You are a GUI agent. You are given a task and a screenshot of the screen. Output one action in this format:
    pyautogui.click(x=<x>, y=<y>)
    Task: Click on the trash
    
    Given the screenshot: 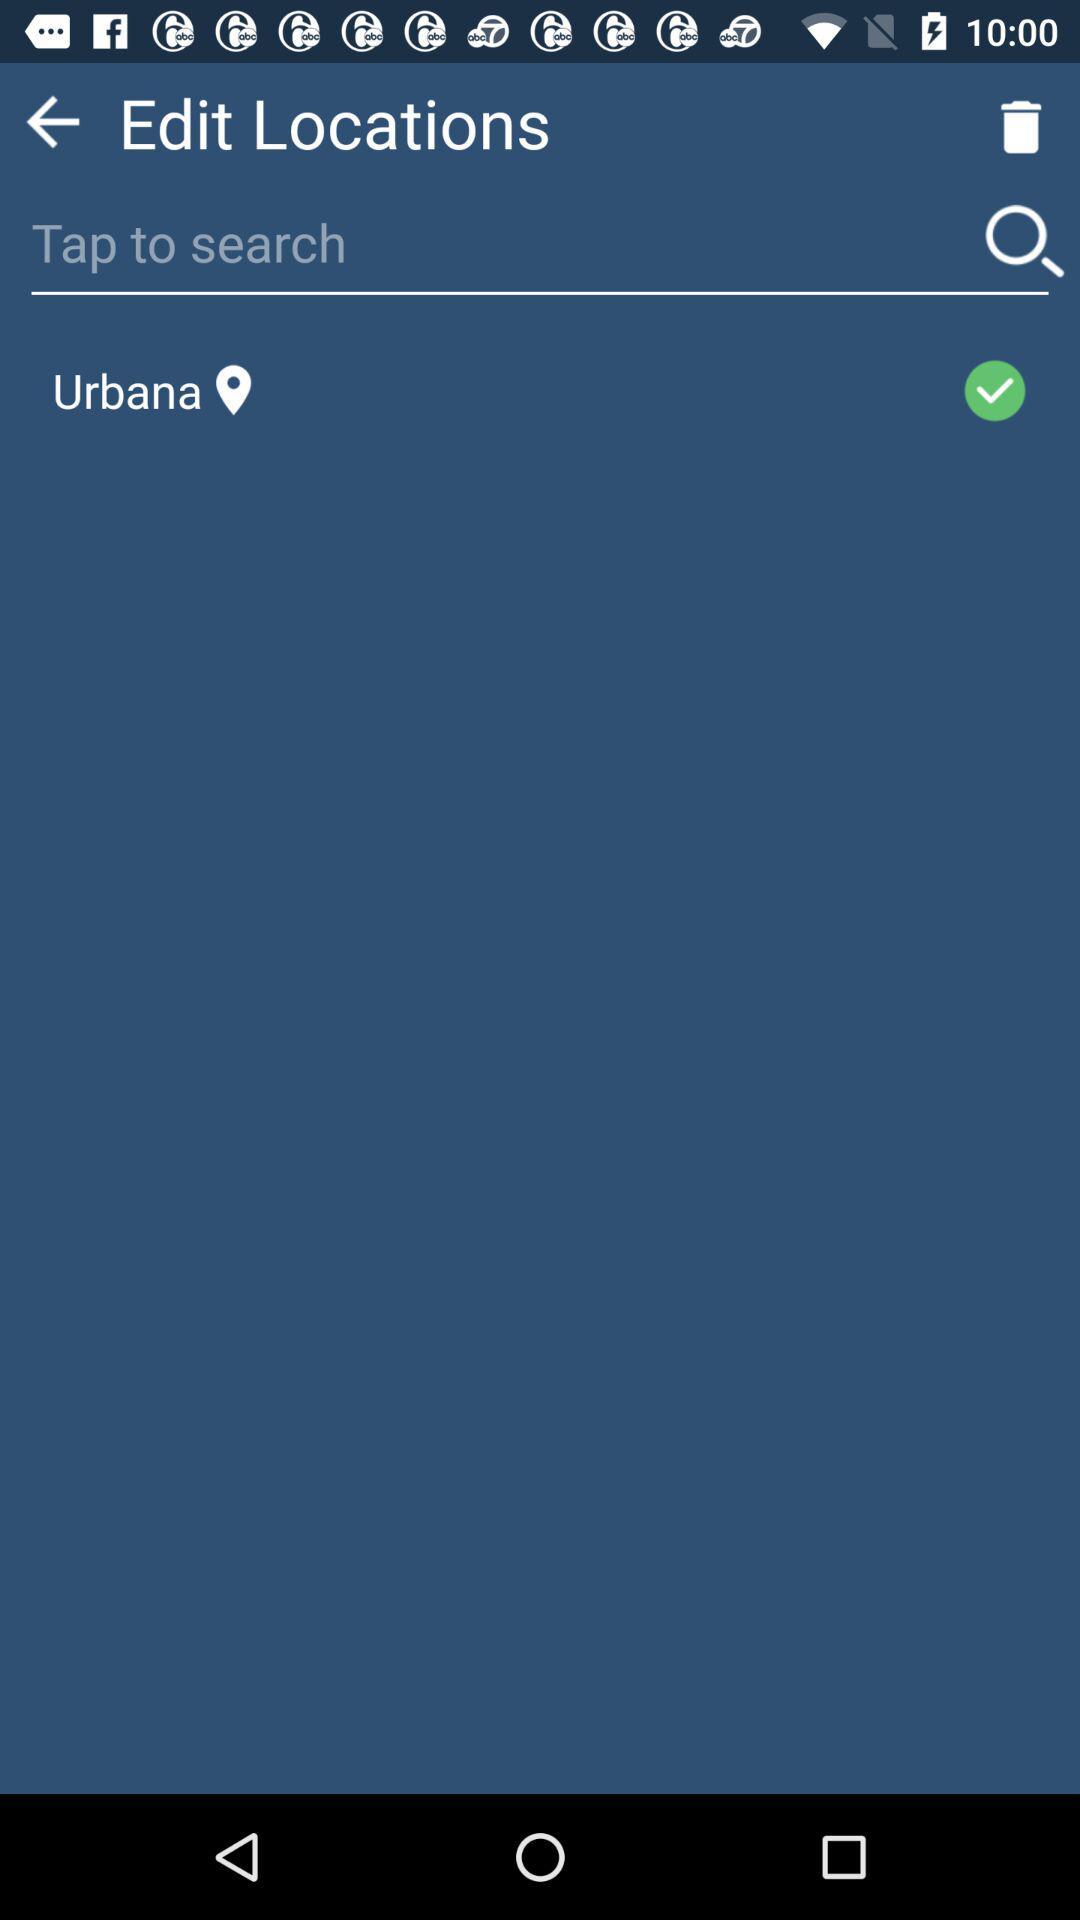 What is the action you would take?
    pyautogui.click(x=1021, y=121)
    